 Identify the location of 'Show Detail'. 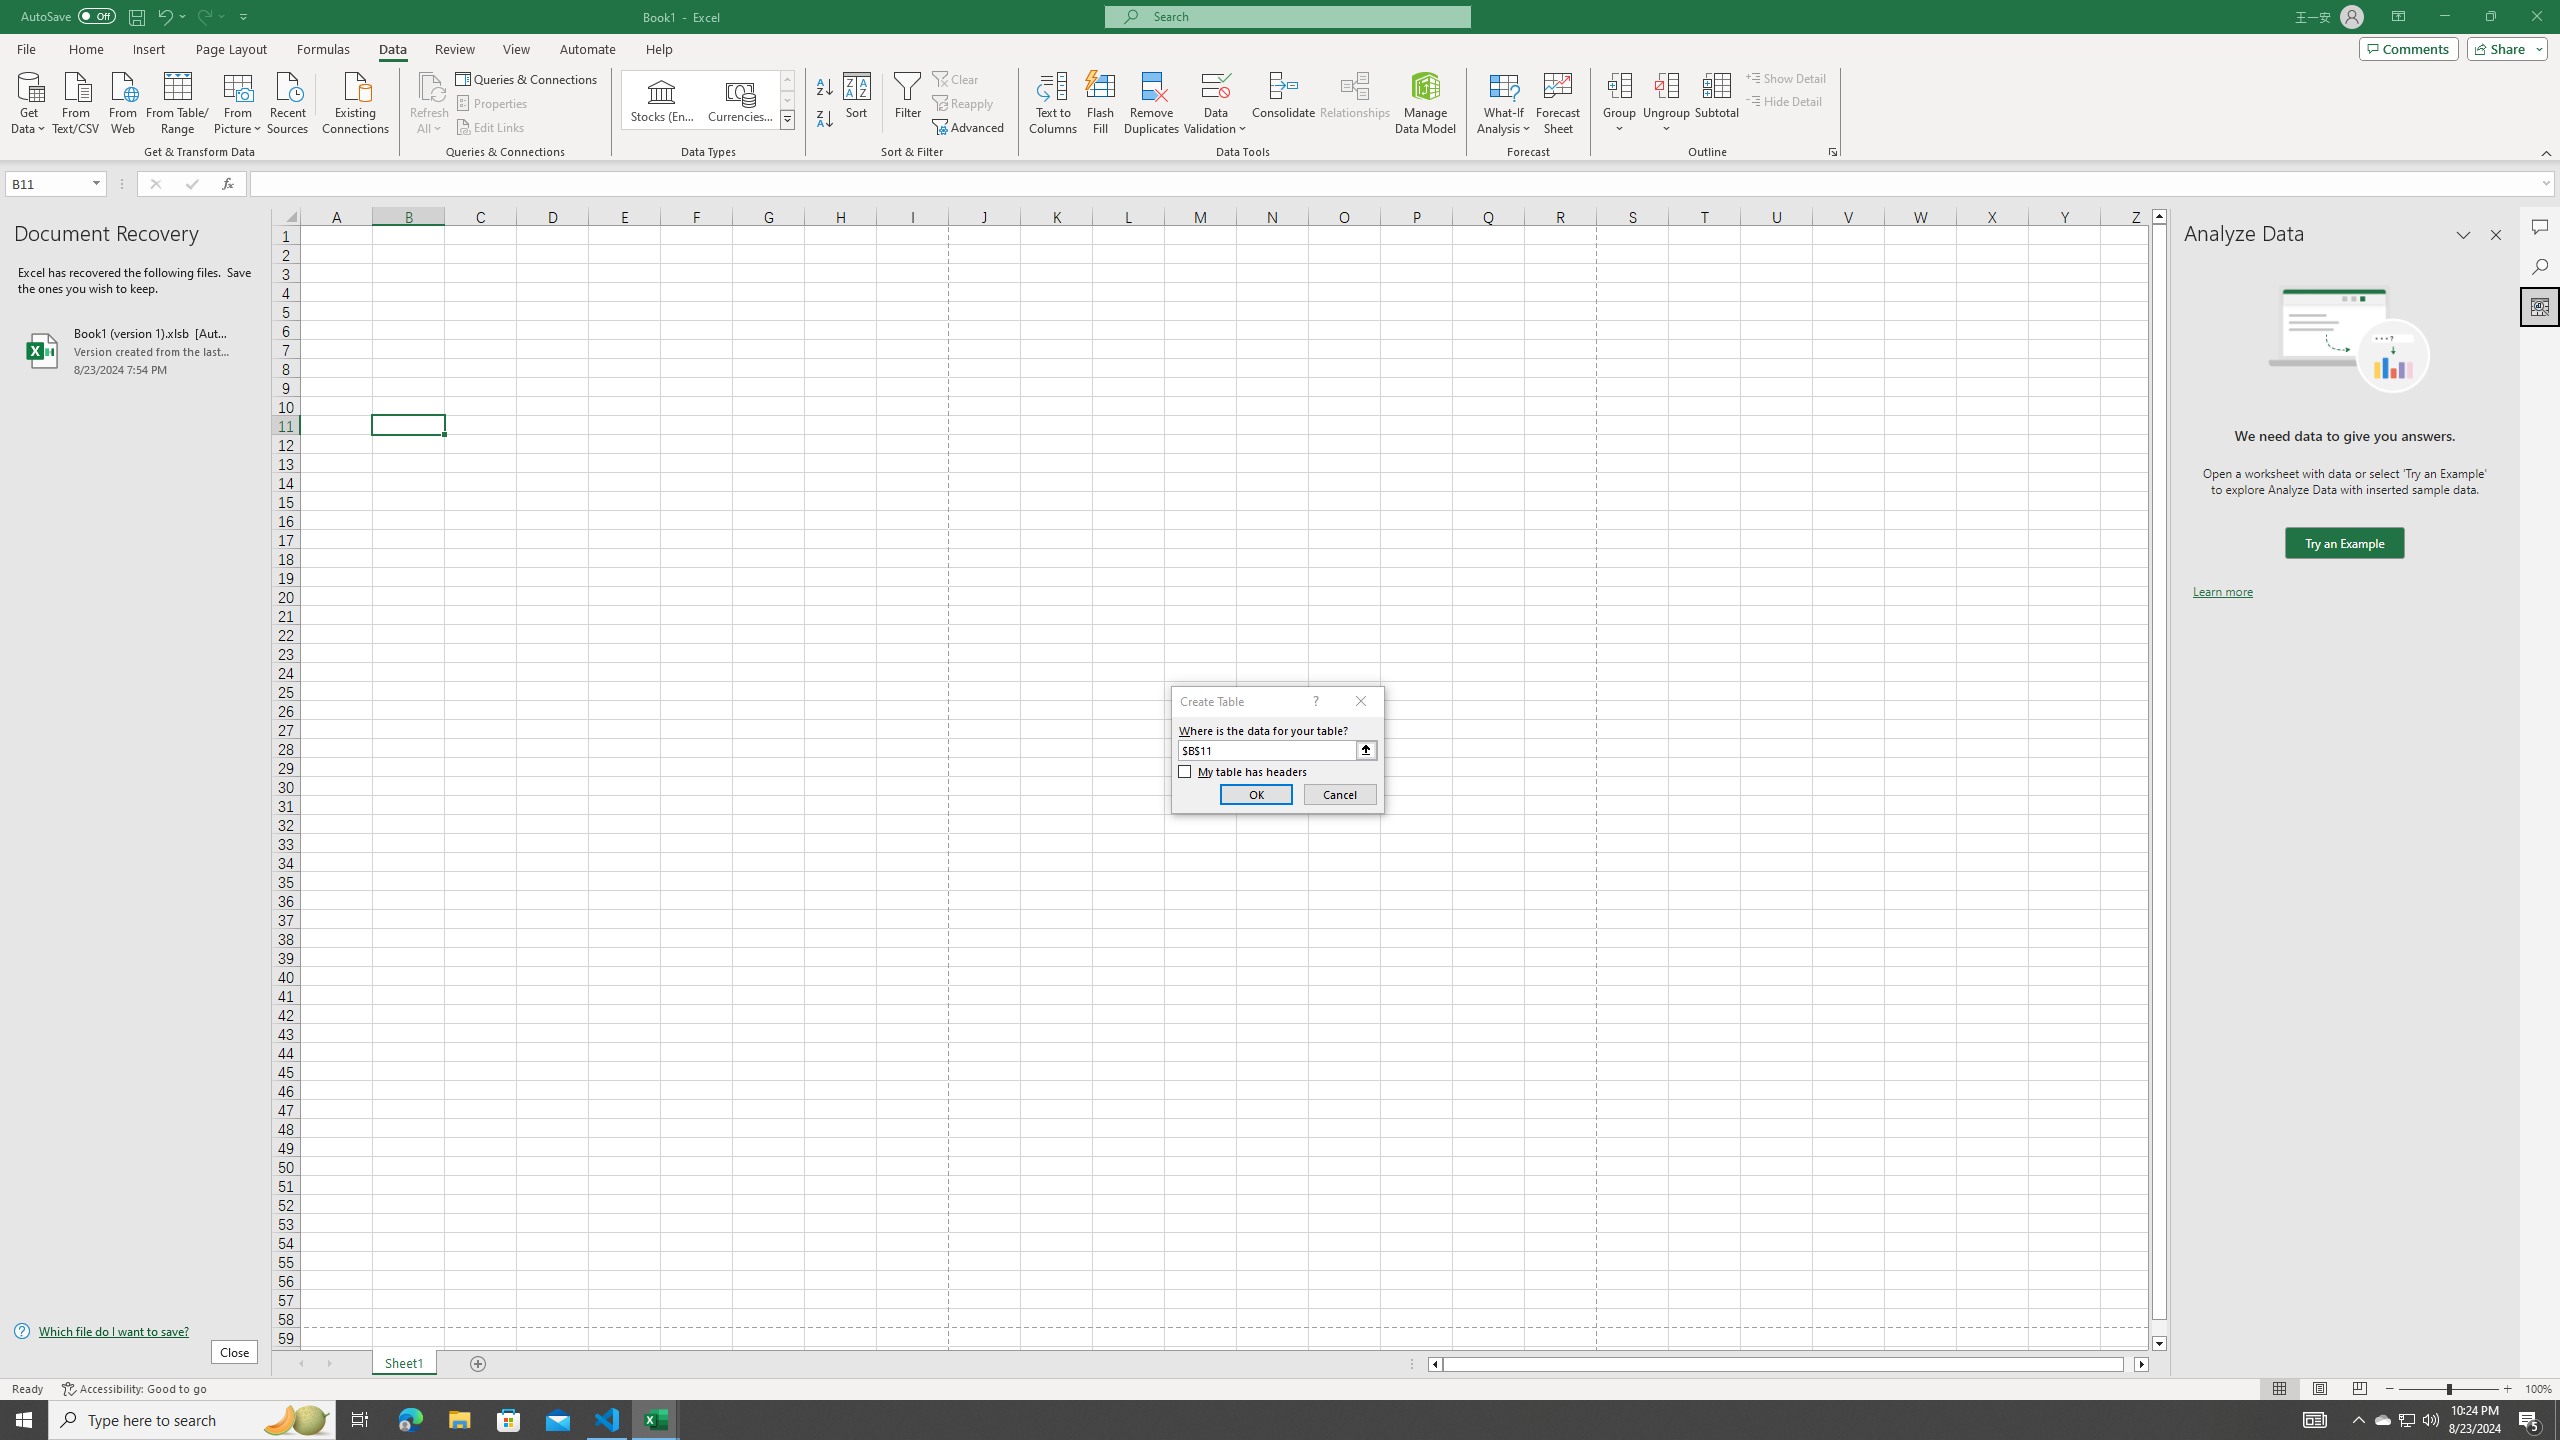
(1785, 77).